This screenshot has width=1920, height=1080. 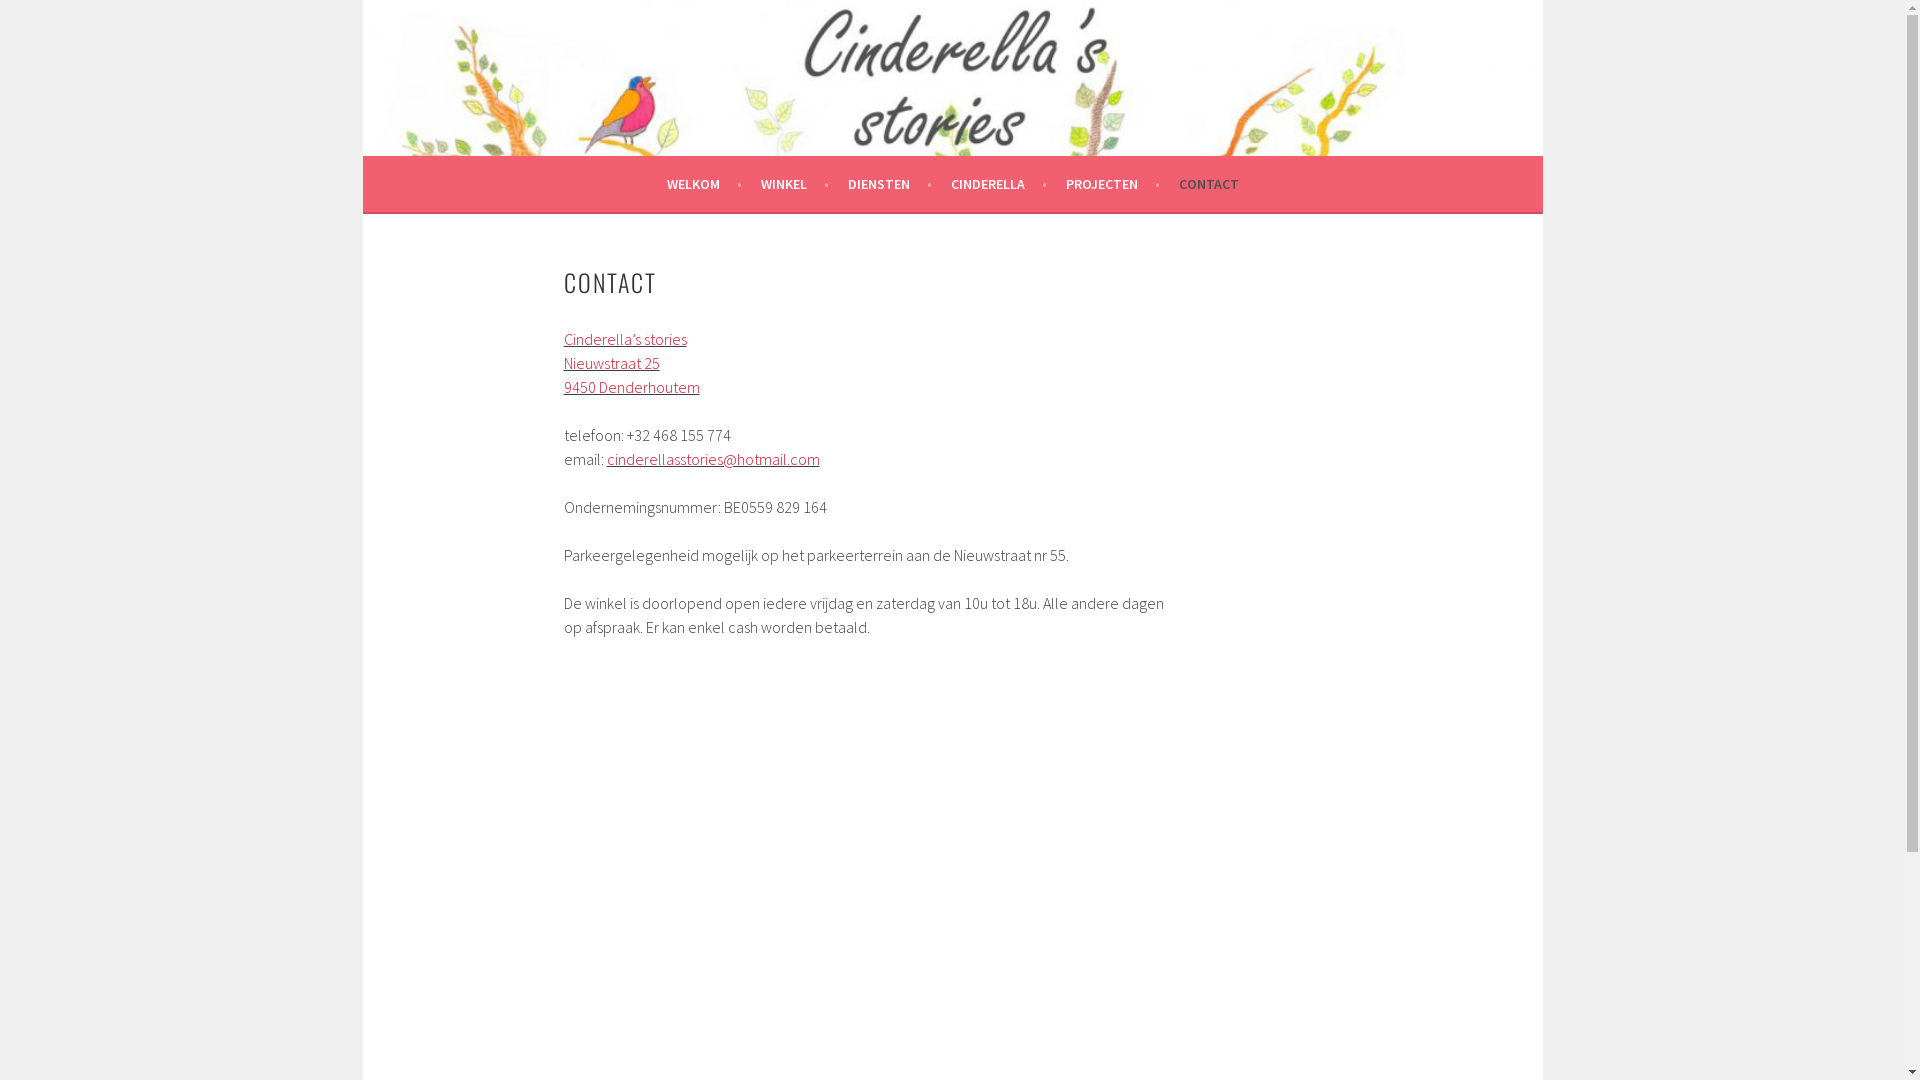 What do you see at coordinates (361, 0) in the screenshot?
I see `'Skip to content'` at bounding box center [361, 0].